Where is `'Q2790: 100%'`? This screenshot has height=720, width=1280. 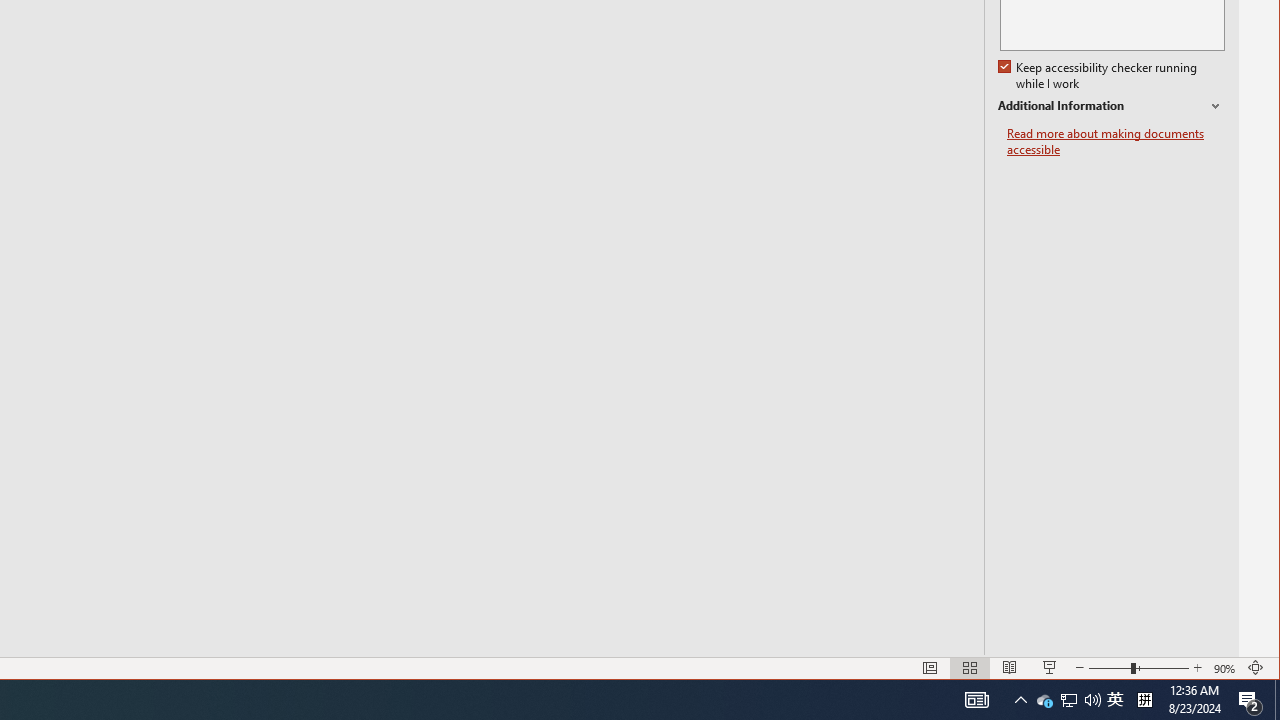
'Q2790: 100%' is located at coordinates (977, 698).